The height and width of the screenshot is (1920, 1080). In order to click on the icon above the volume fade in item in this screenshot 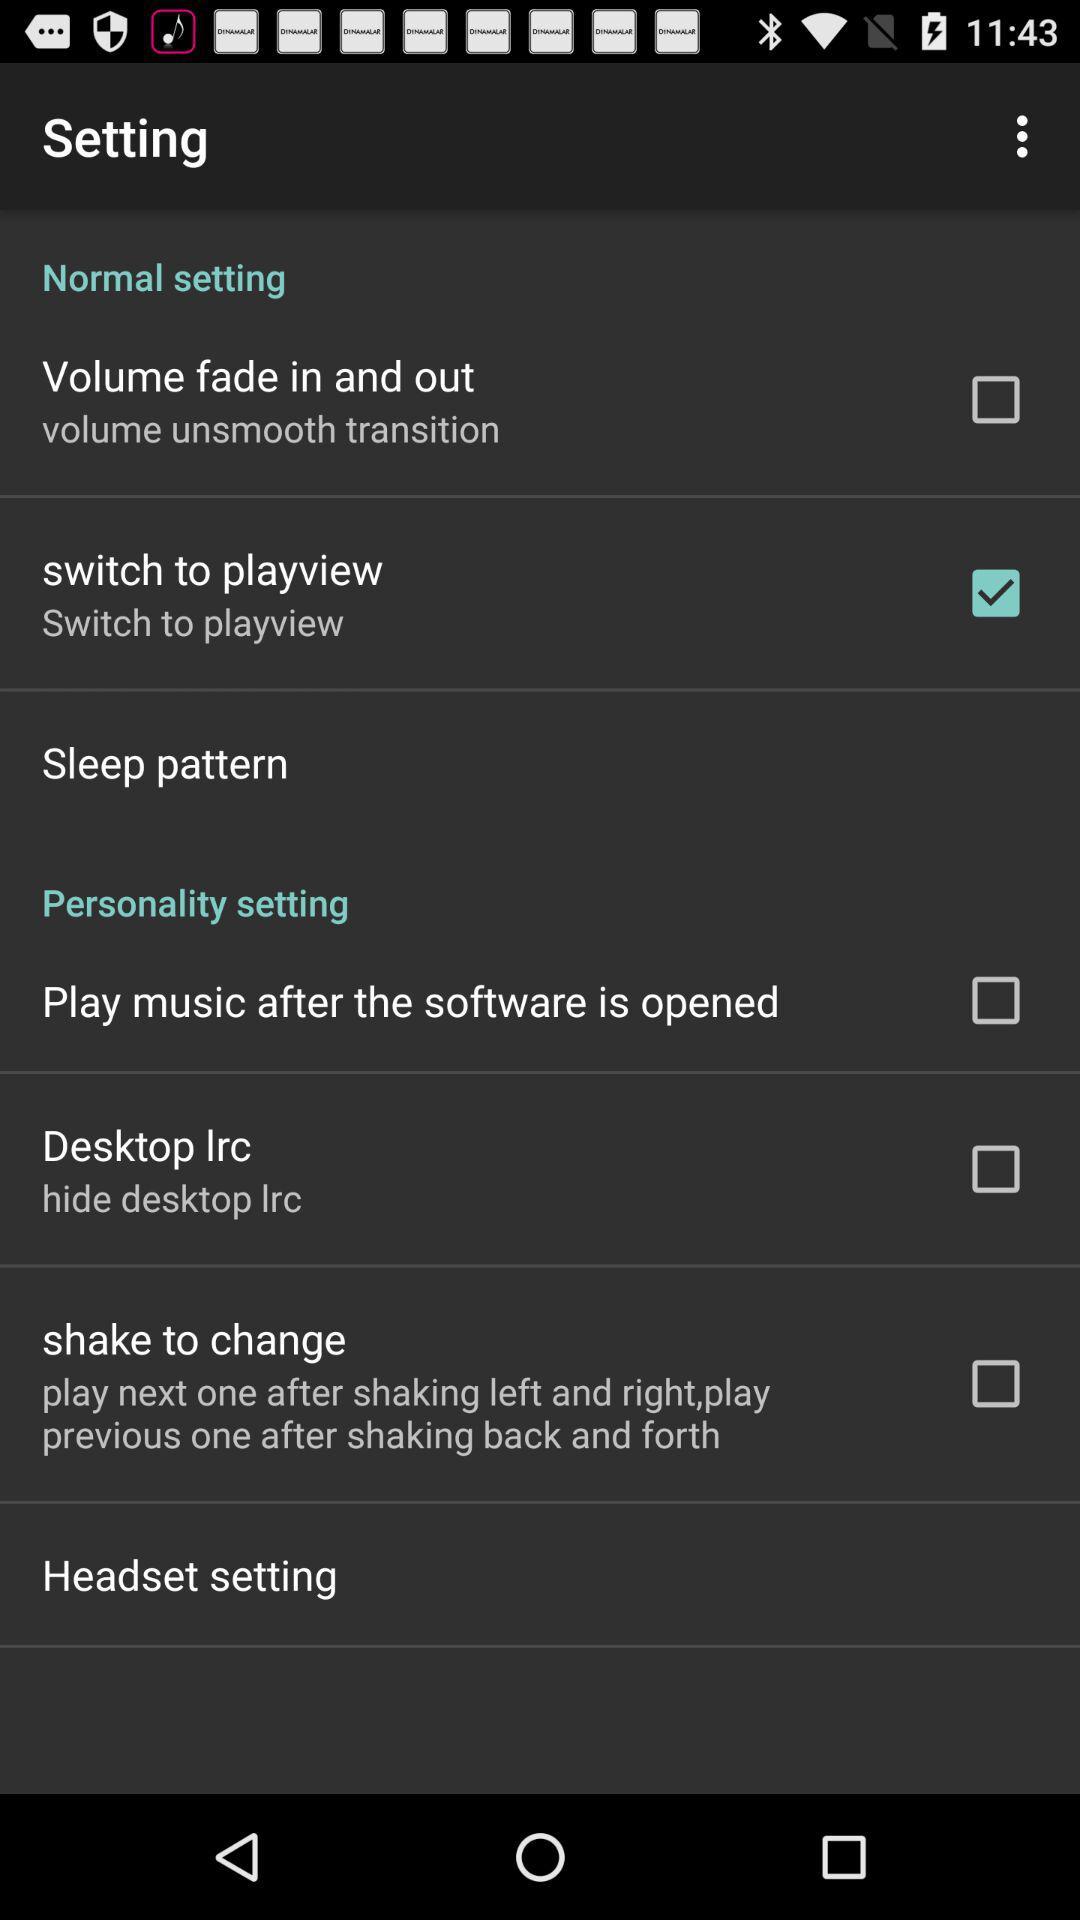, I will do `click(540, 254)`.